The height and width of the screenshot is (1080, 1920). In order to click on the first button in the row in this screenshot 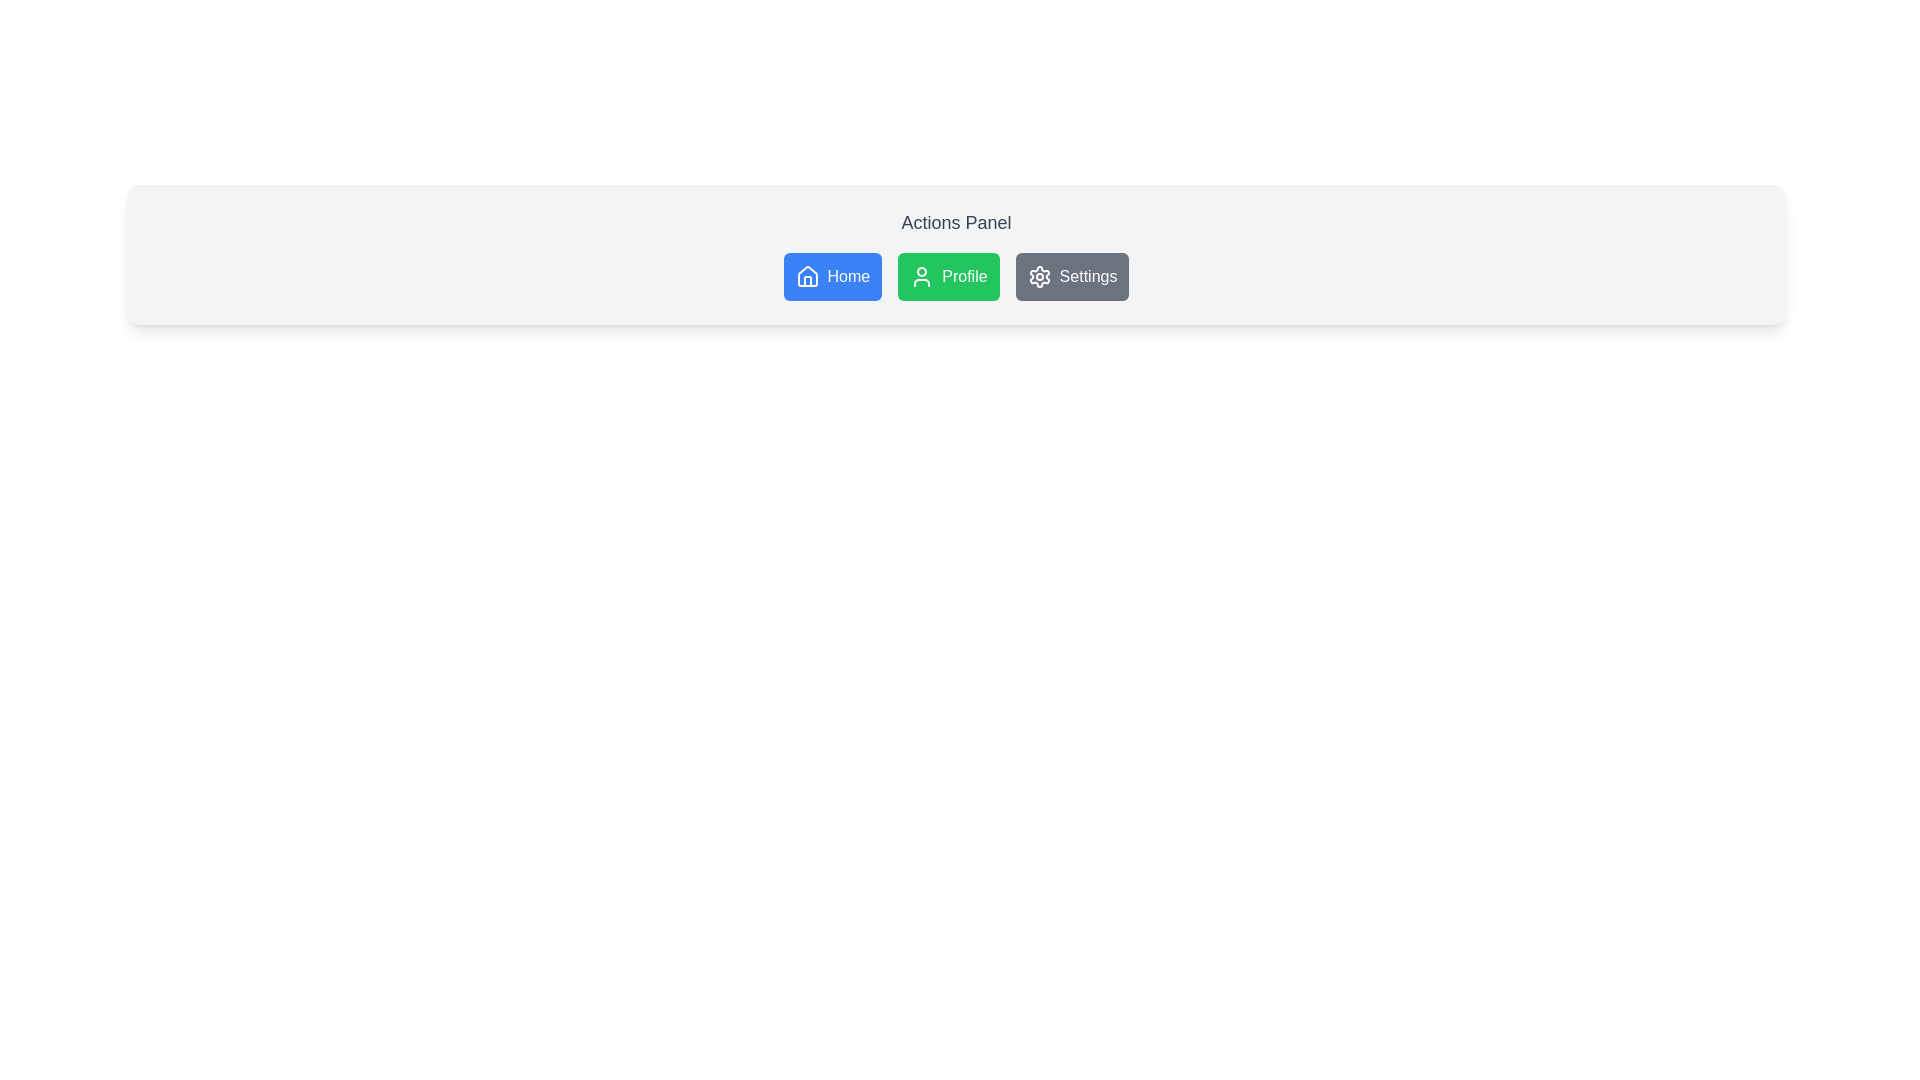, I will do `click(832, 277)`.